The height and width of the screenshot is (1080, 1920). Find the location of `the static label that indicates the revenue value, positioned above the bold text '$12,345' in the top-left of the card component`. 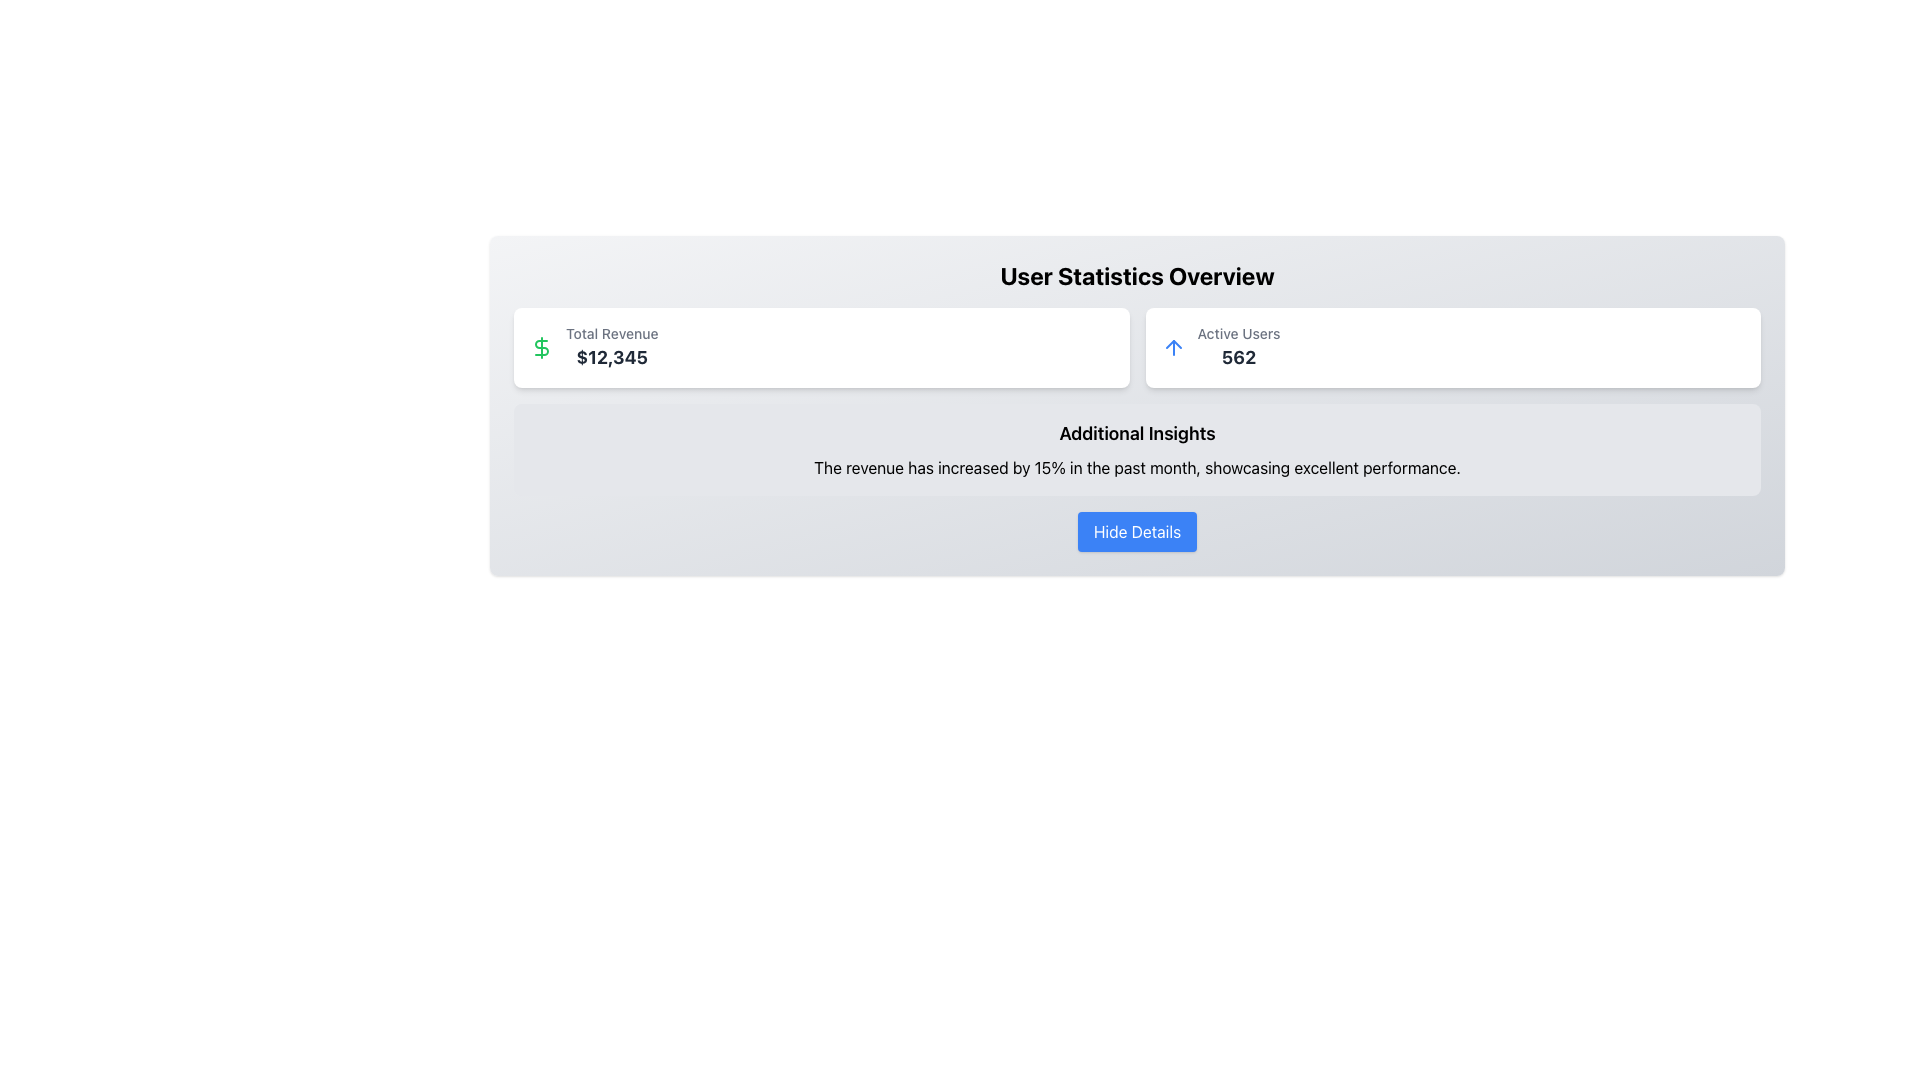

the static label that indicates the revenue value, positioned above the bold text '$12,345' in the top-left of the card component is located at coordinates (611, 333).